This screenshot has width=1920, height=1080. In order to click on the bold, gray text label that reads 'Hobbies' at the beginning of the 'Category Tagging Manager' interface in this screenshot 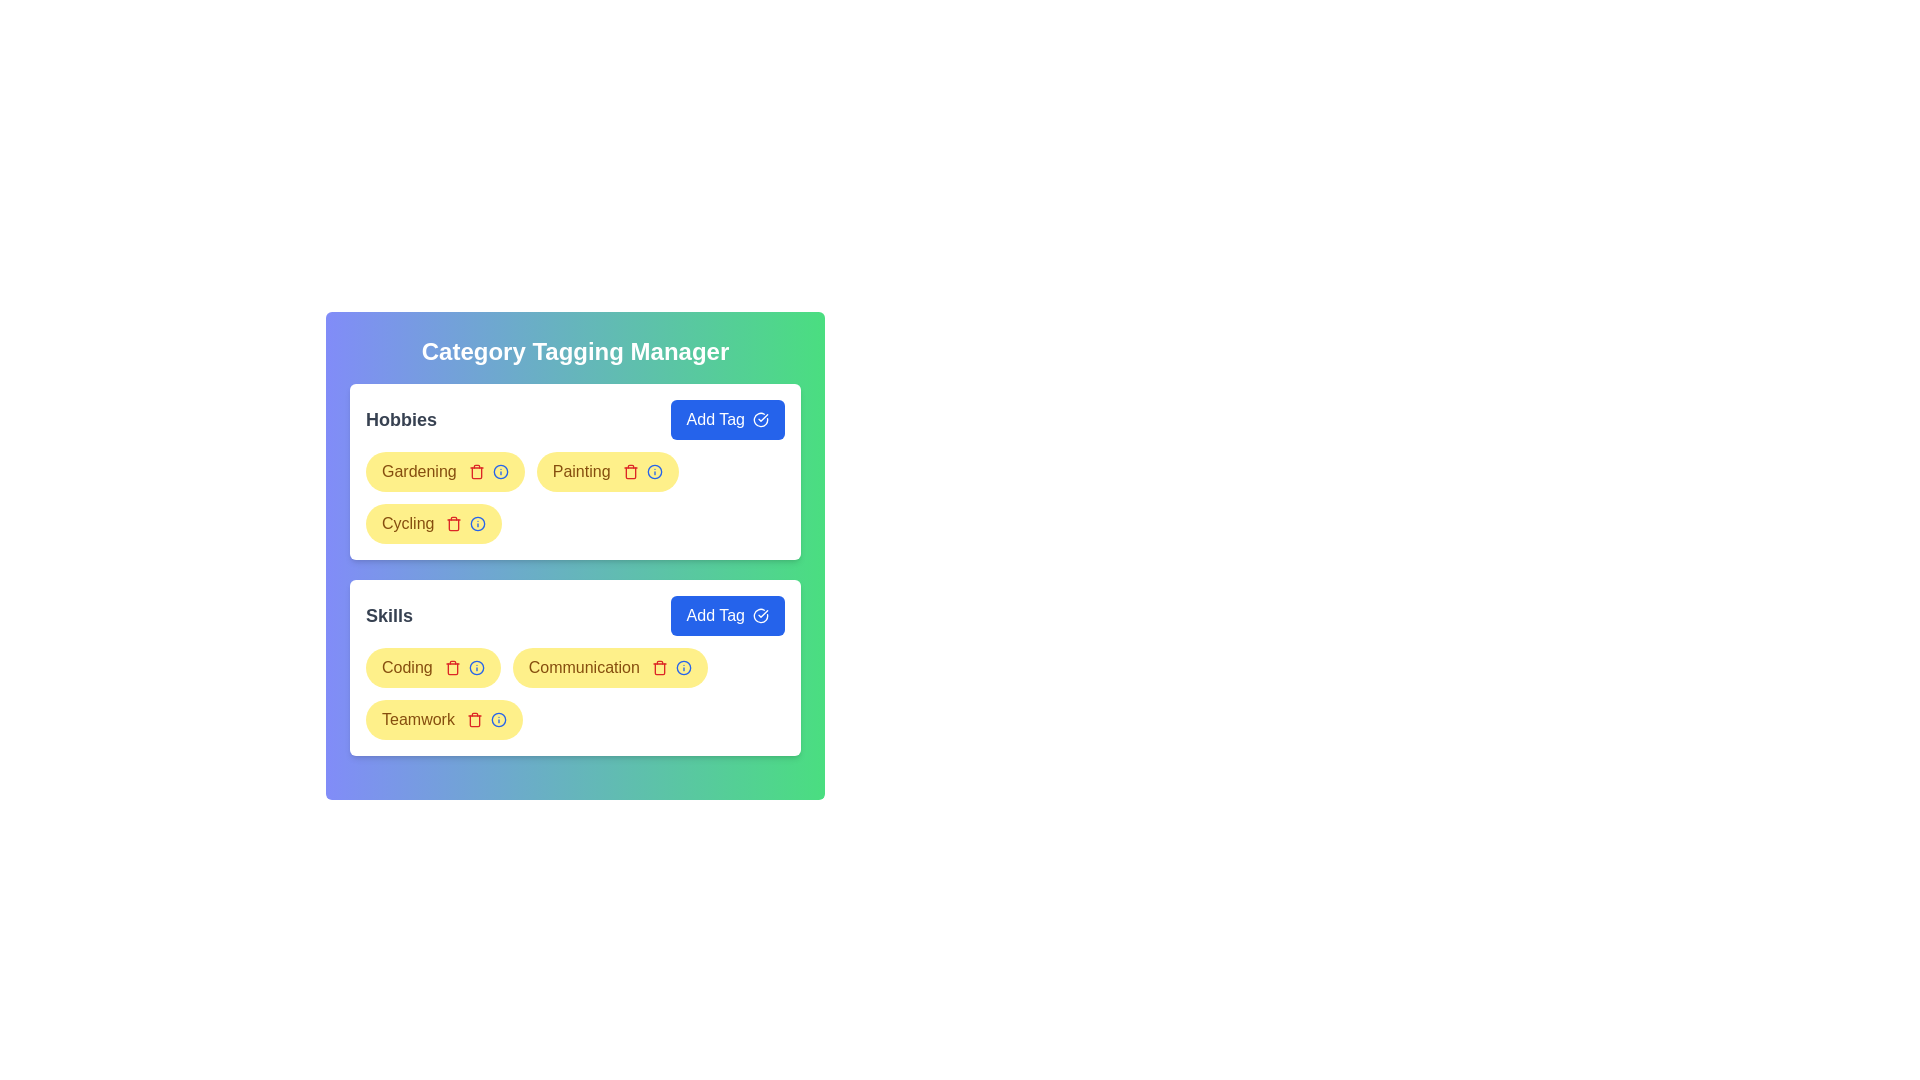, I will do `click(400, 419)`.